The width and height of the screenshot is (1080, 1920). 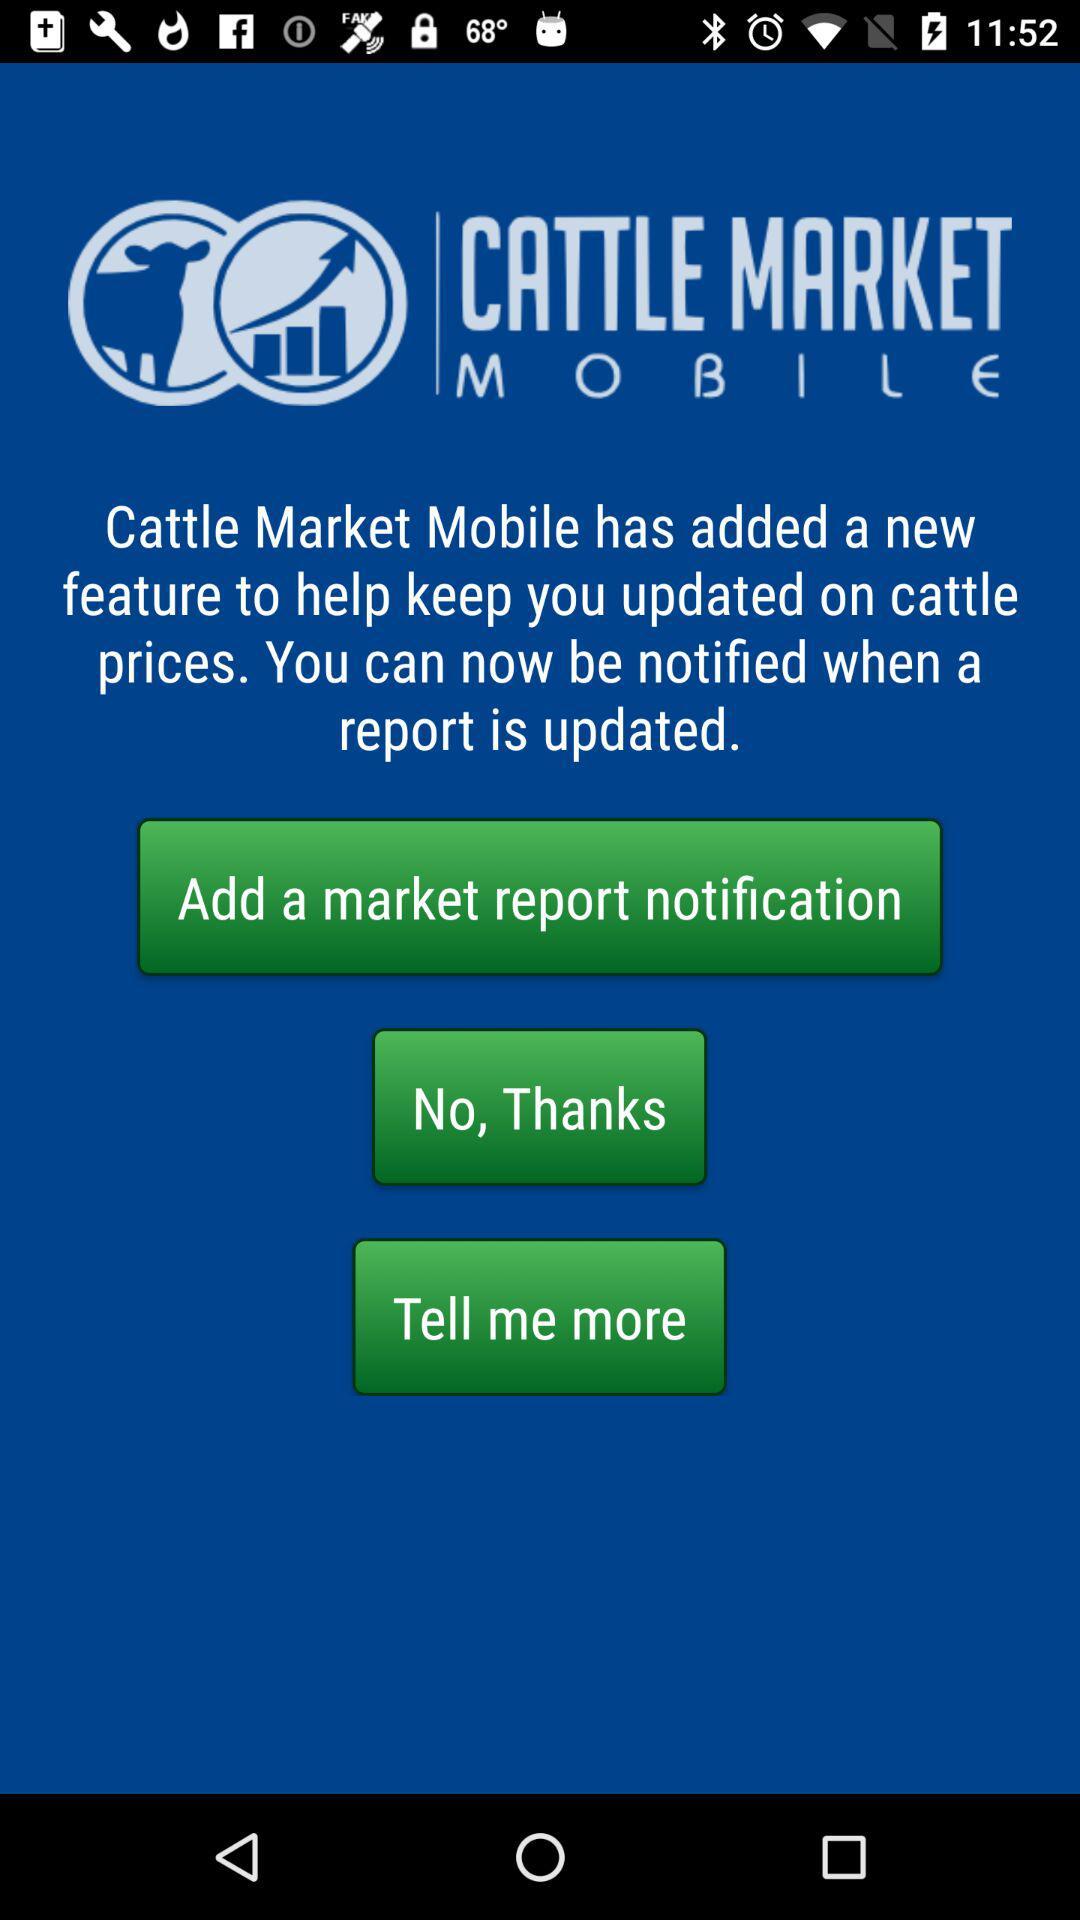 What do you see at coordinates (538, 1106) in the screenshot?
I see `the no, thanks button` at bounding box center [538, 1106].